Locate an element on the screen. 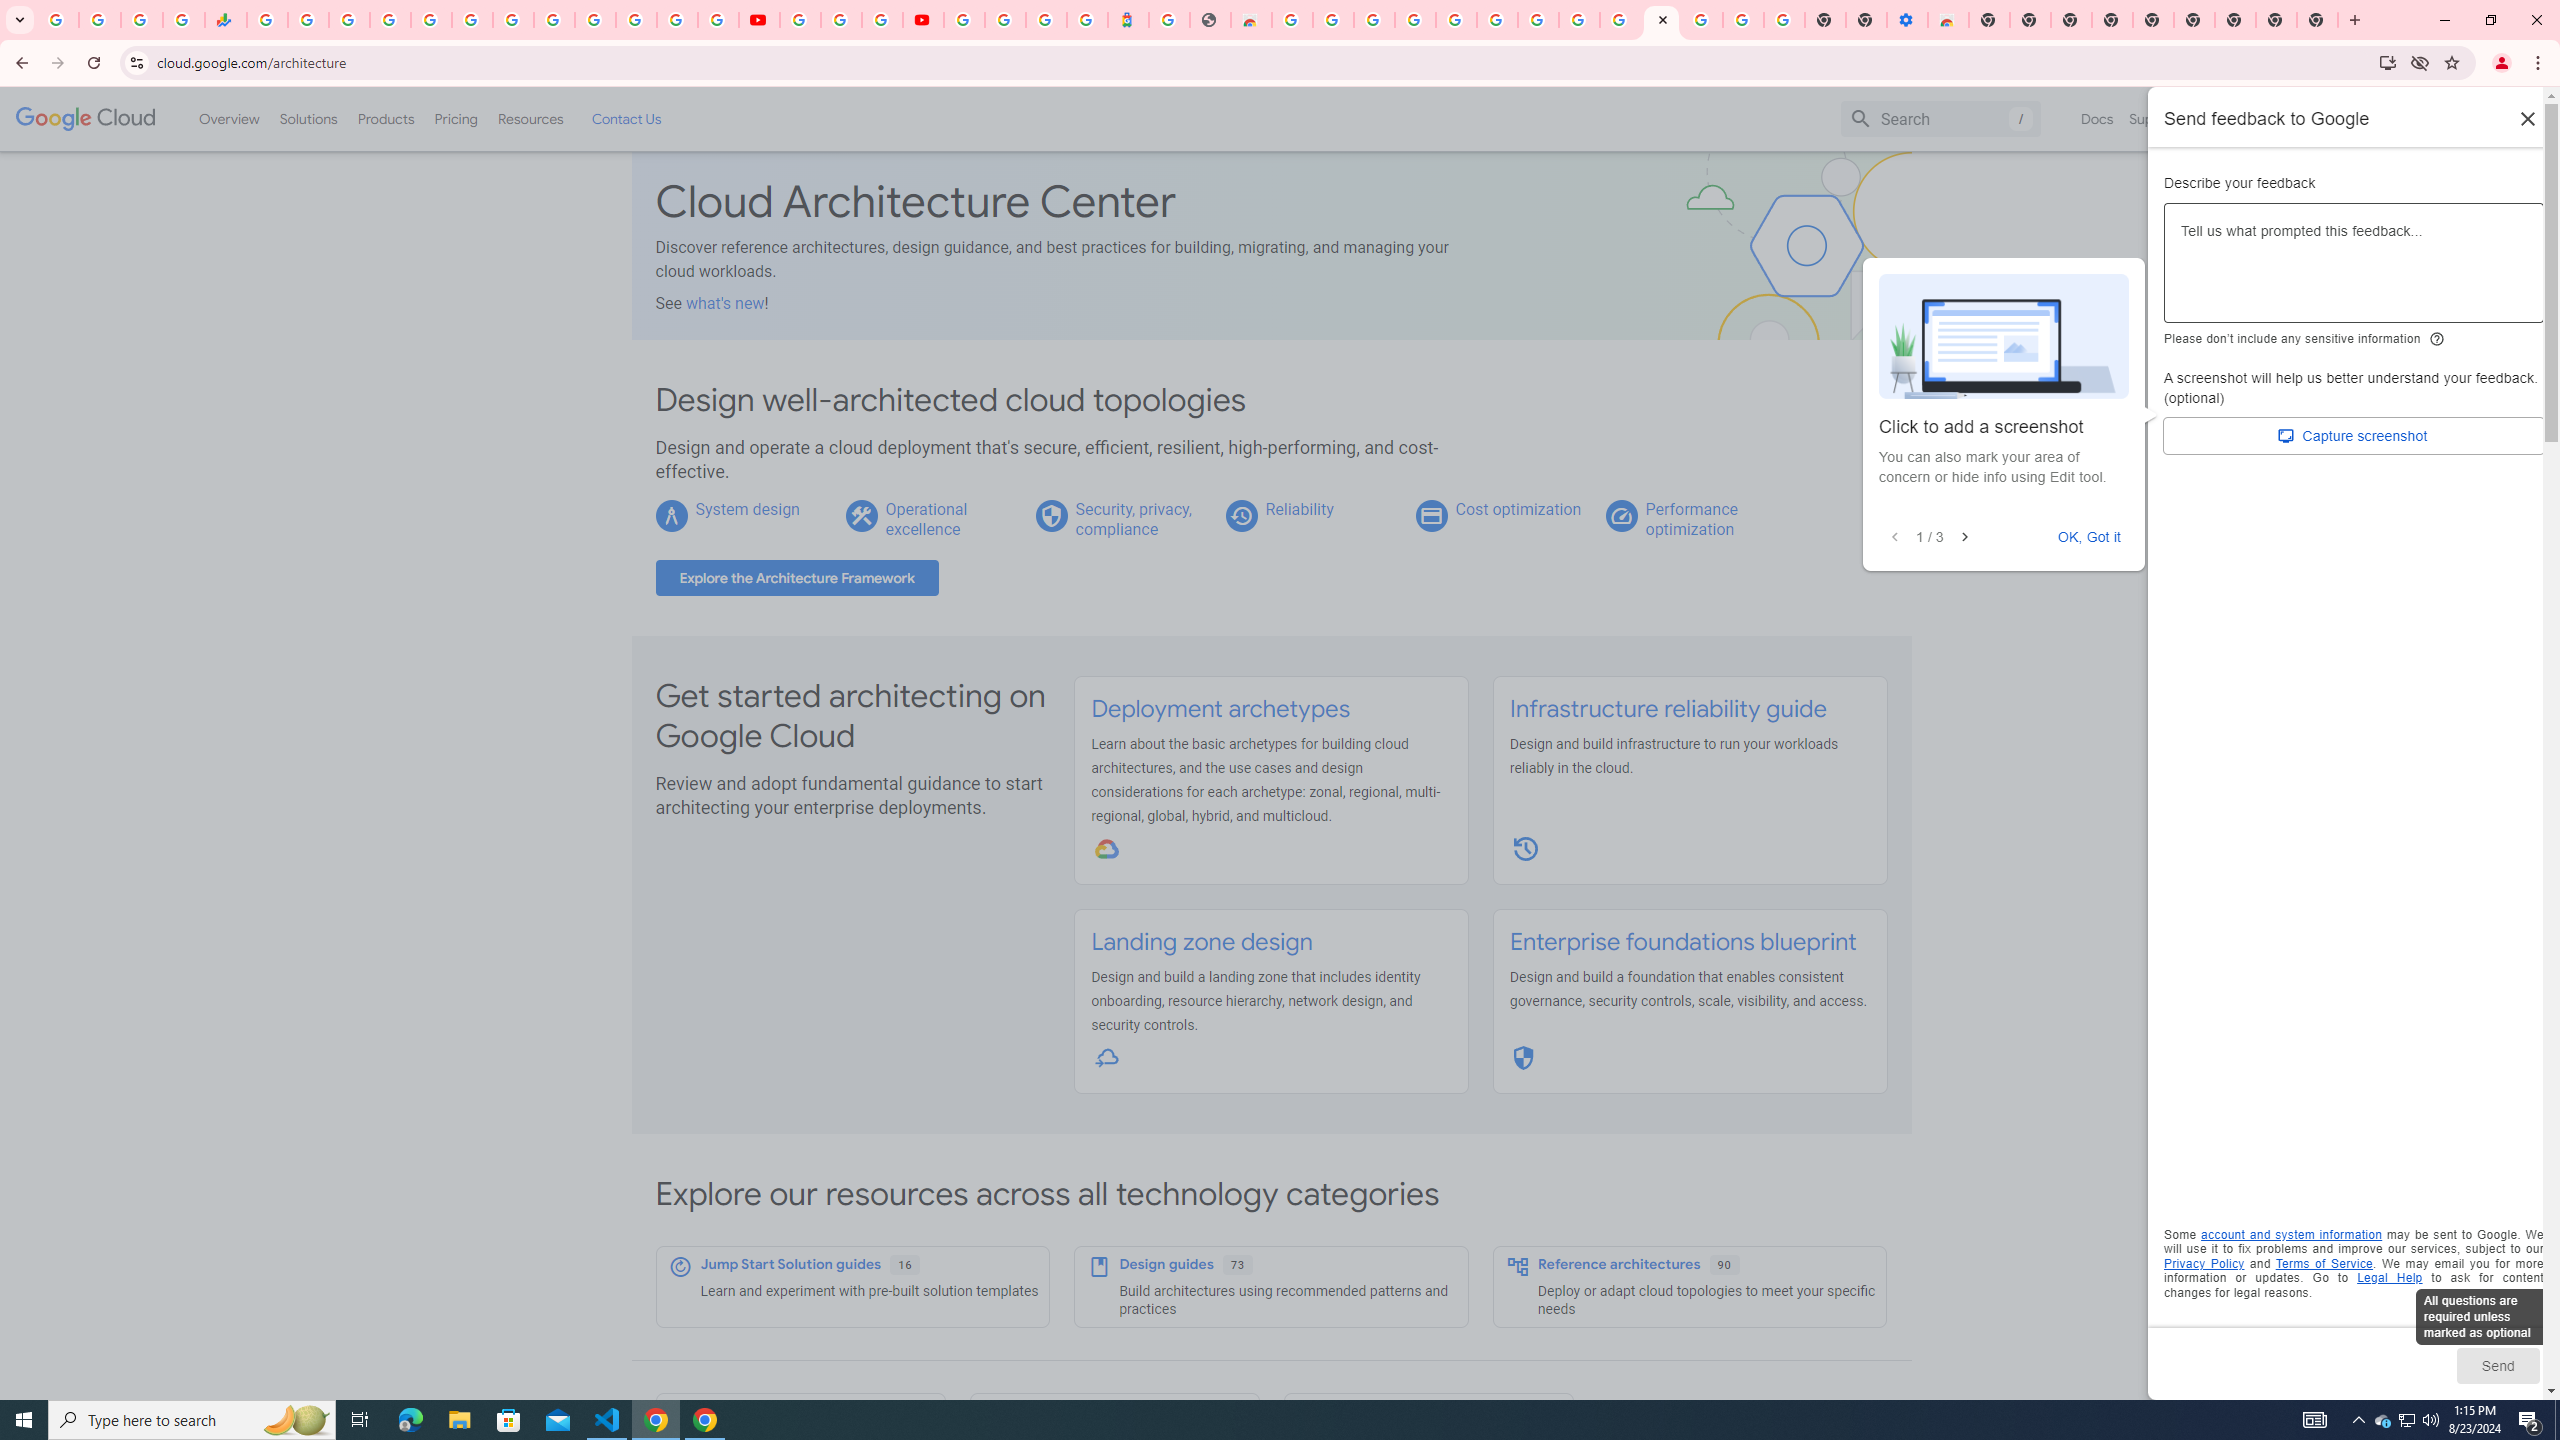 This screenshot has width=2560, height=1440. 'Google Account Help' is located at coordinates (839, 19).